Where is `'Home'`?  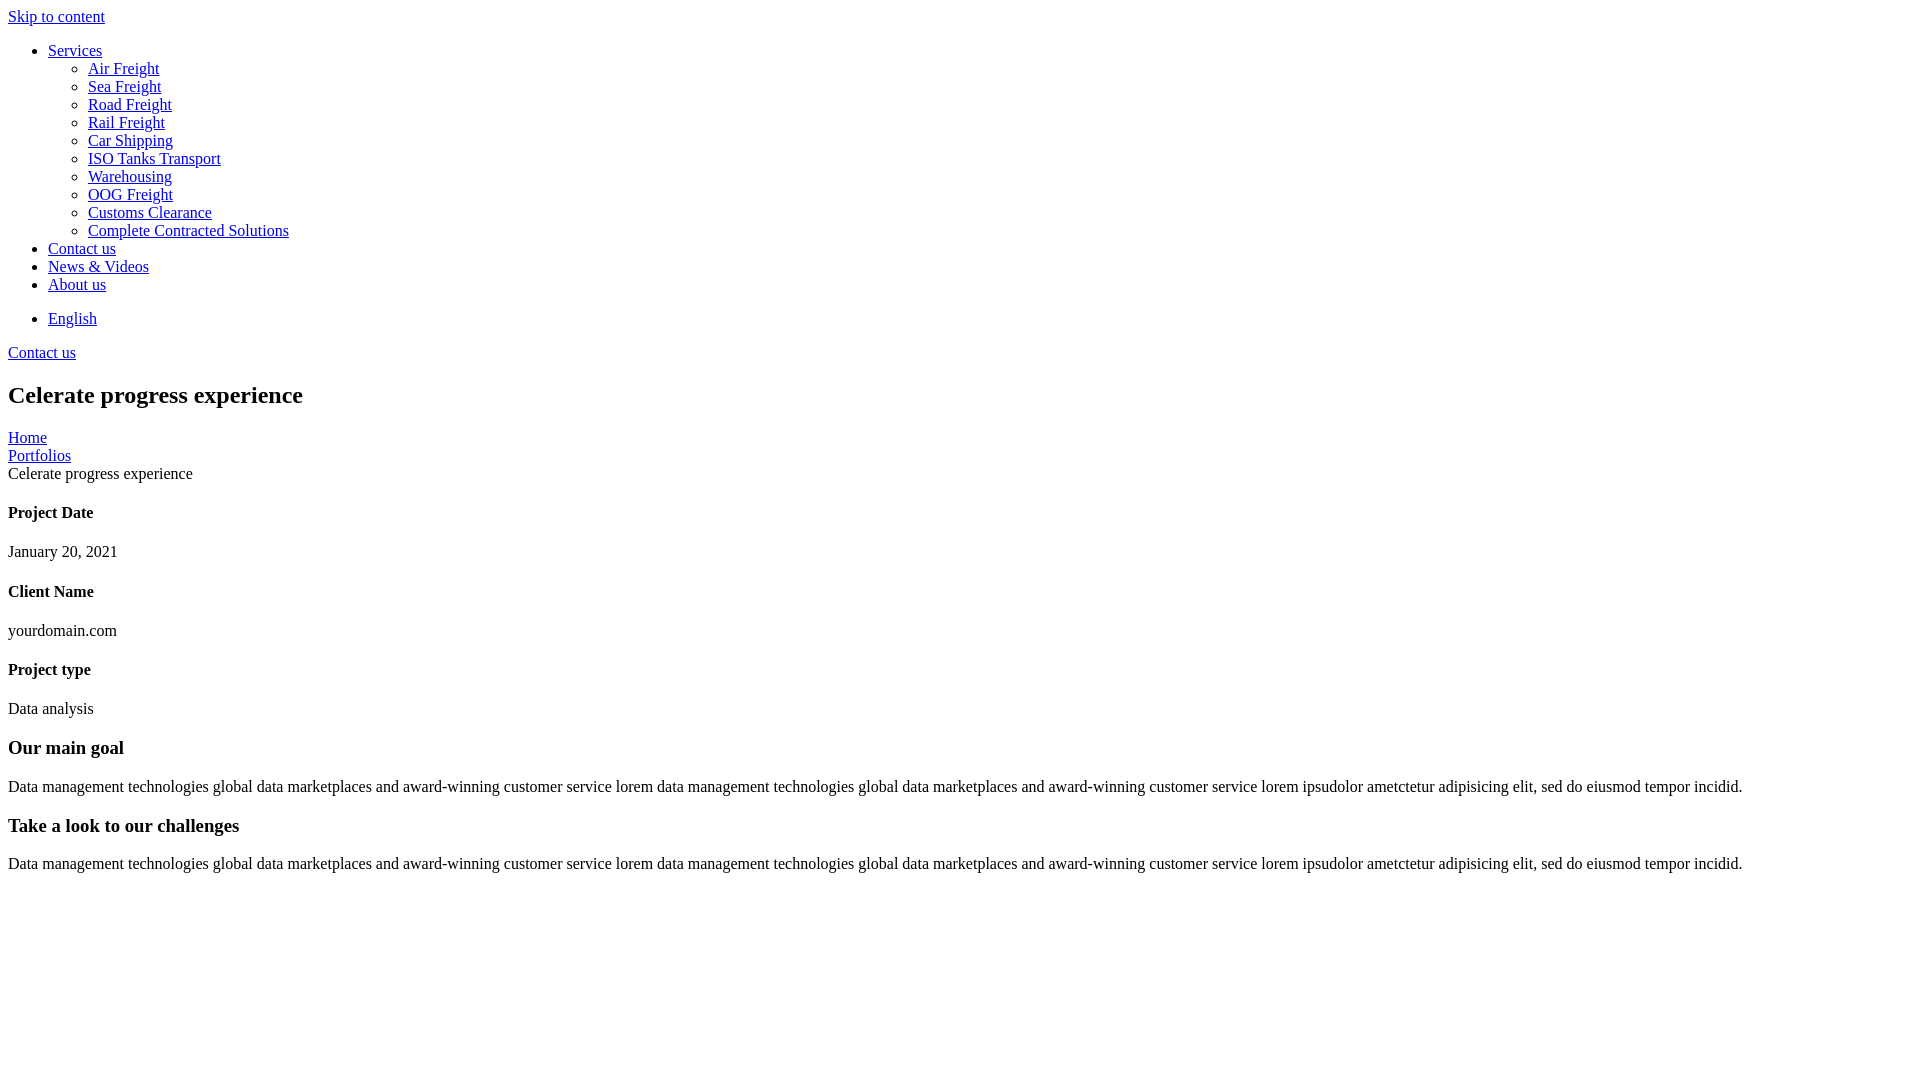
'Home' is located at coordinates (27, 436).